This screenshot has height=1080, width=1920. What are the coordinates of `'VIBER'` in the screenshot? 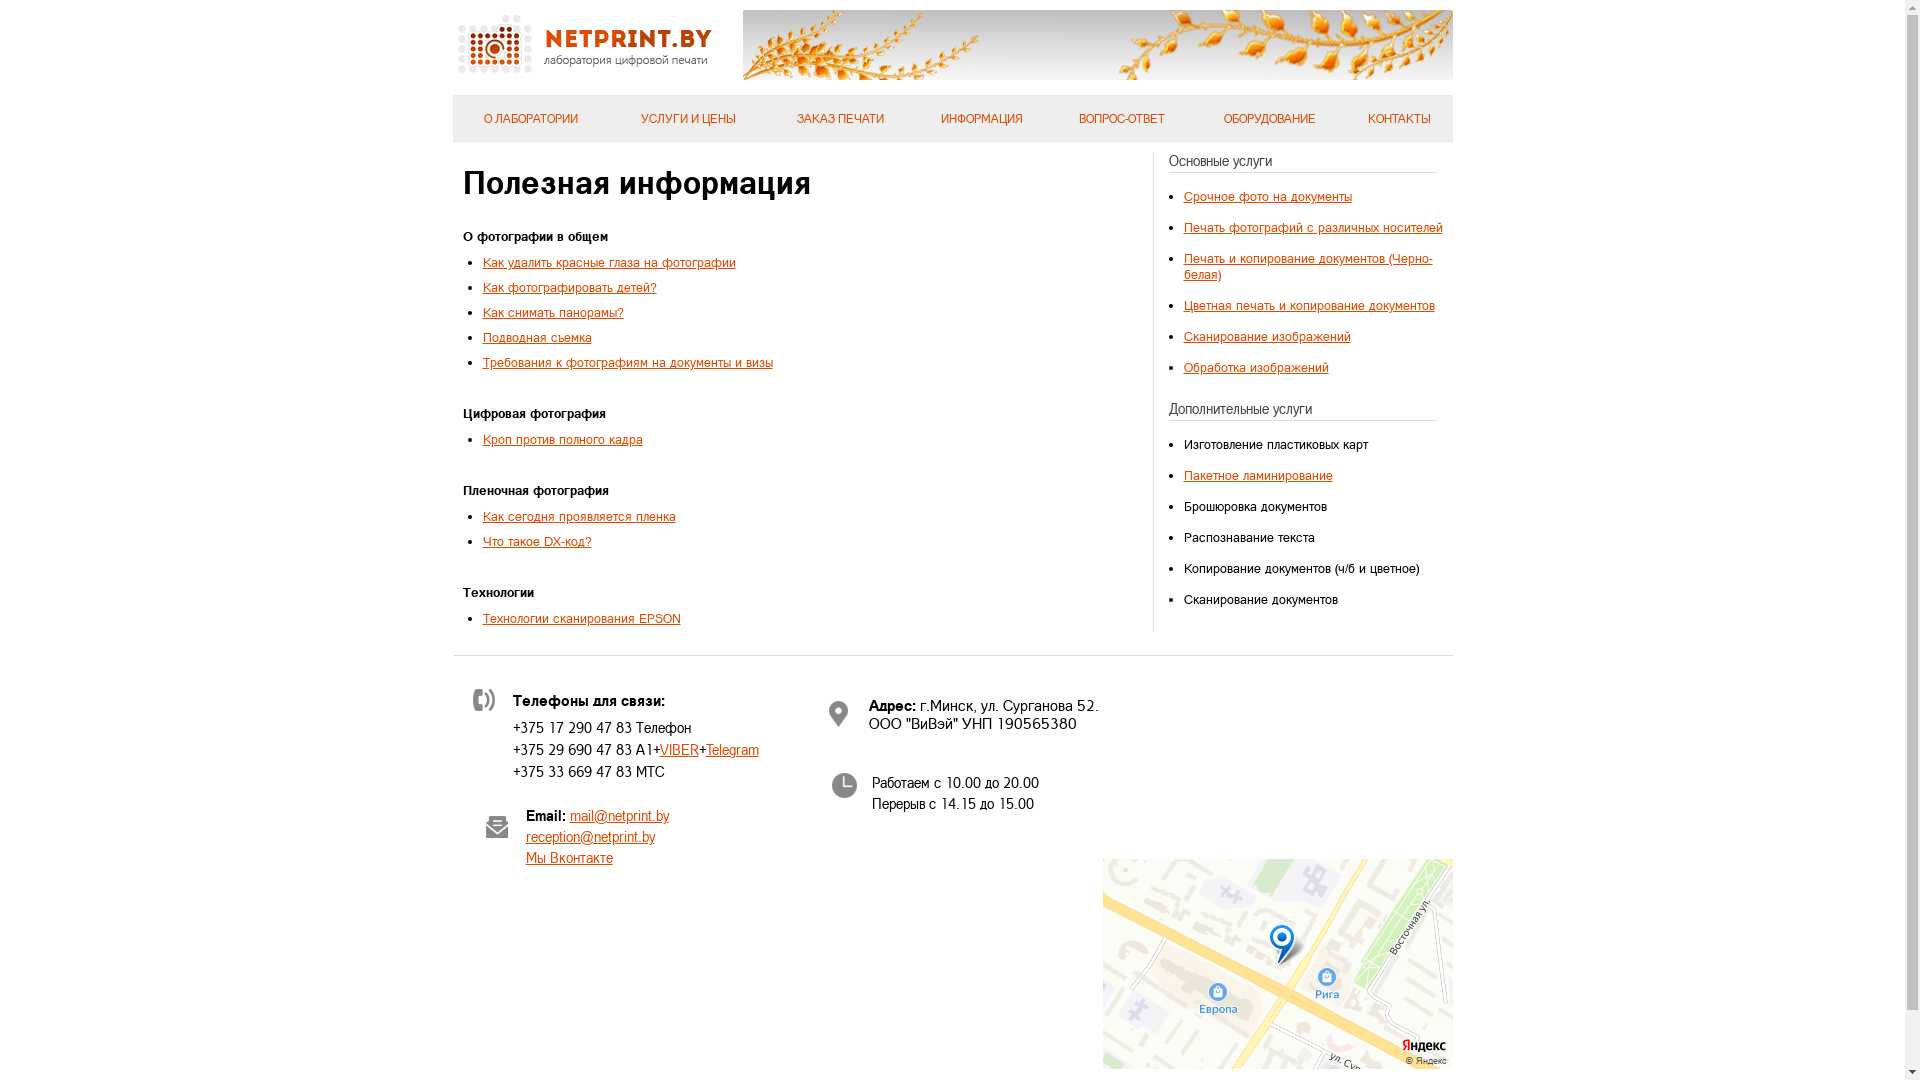 It's located at (679, 749).